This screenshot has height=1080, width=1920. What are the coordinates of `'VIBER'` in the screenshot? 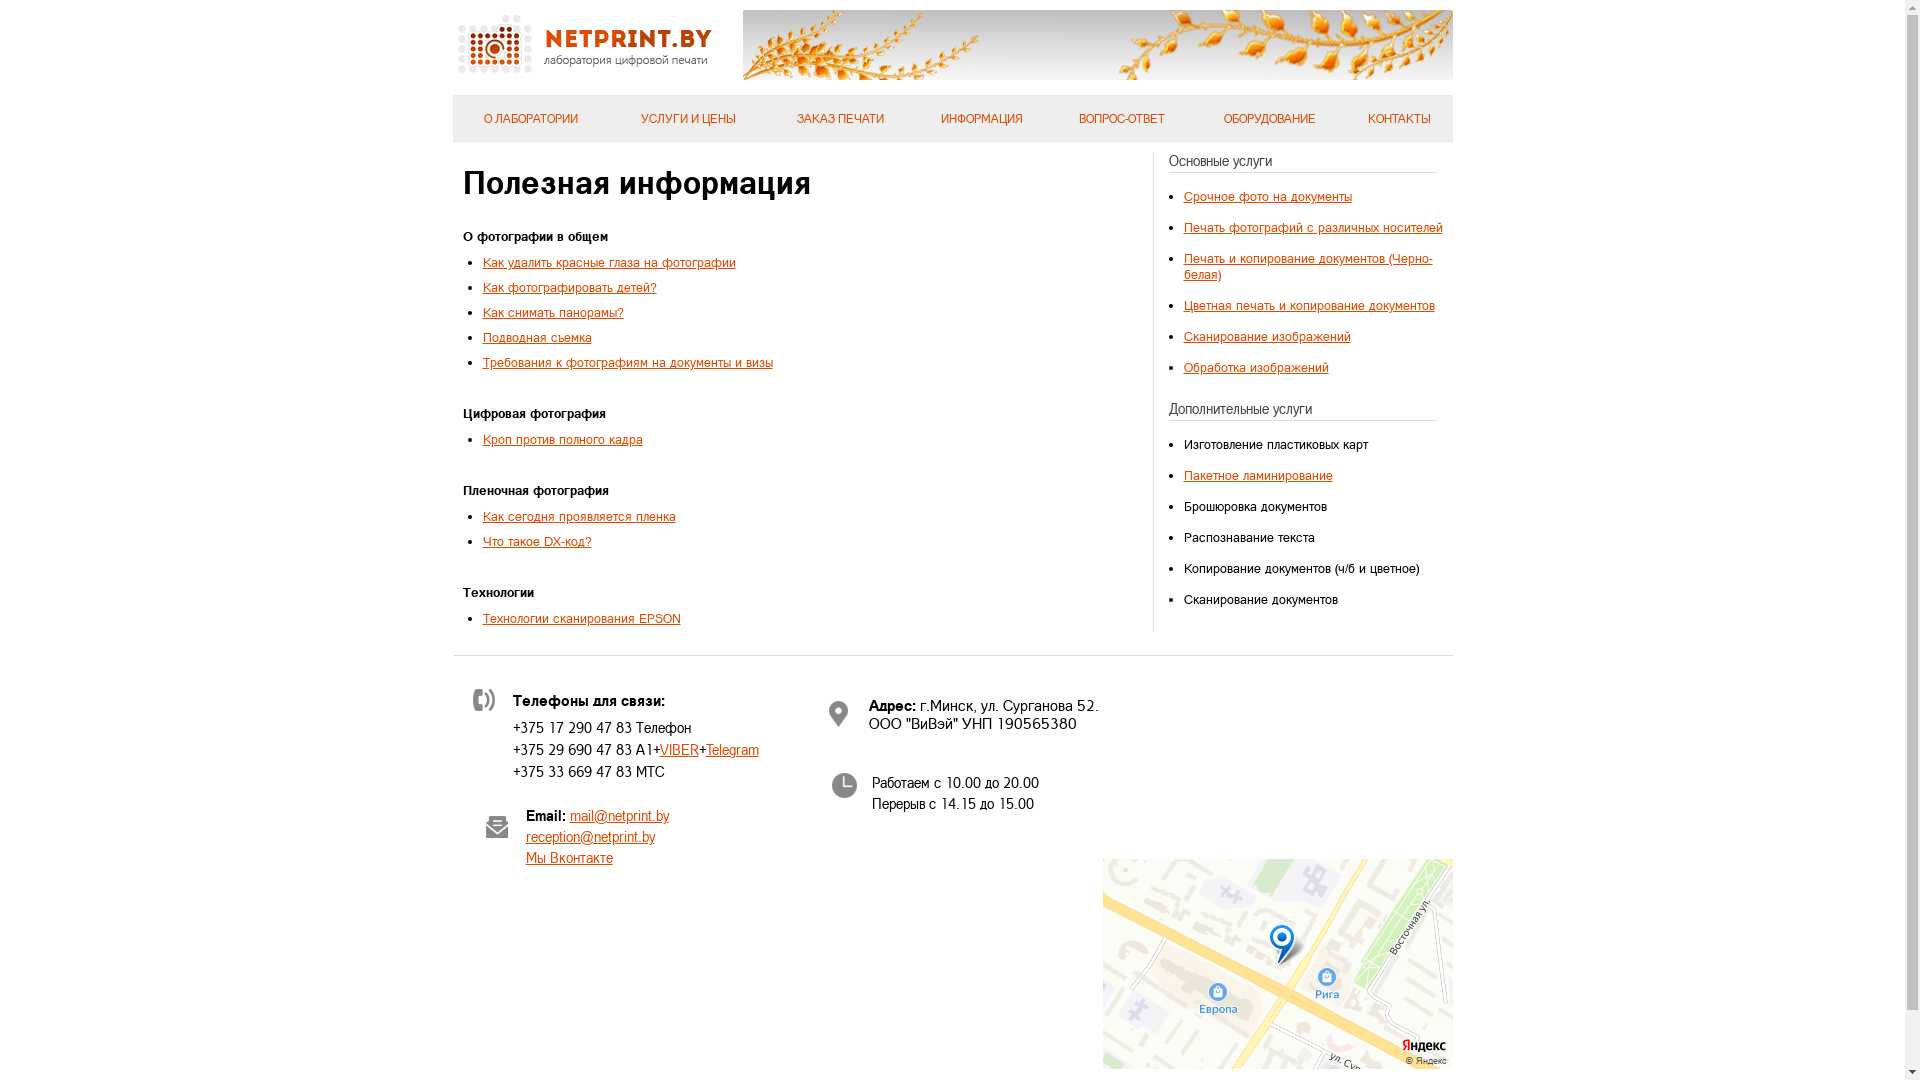 It's located at (679, 749).